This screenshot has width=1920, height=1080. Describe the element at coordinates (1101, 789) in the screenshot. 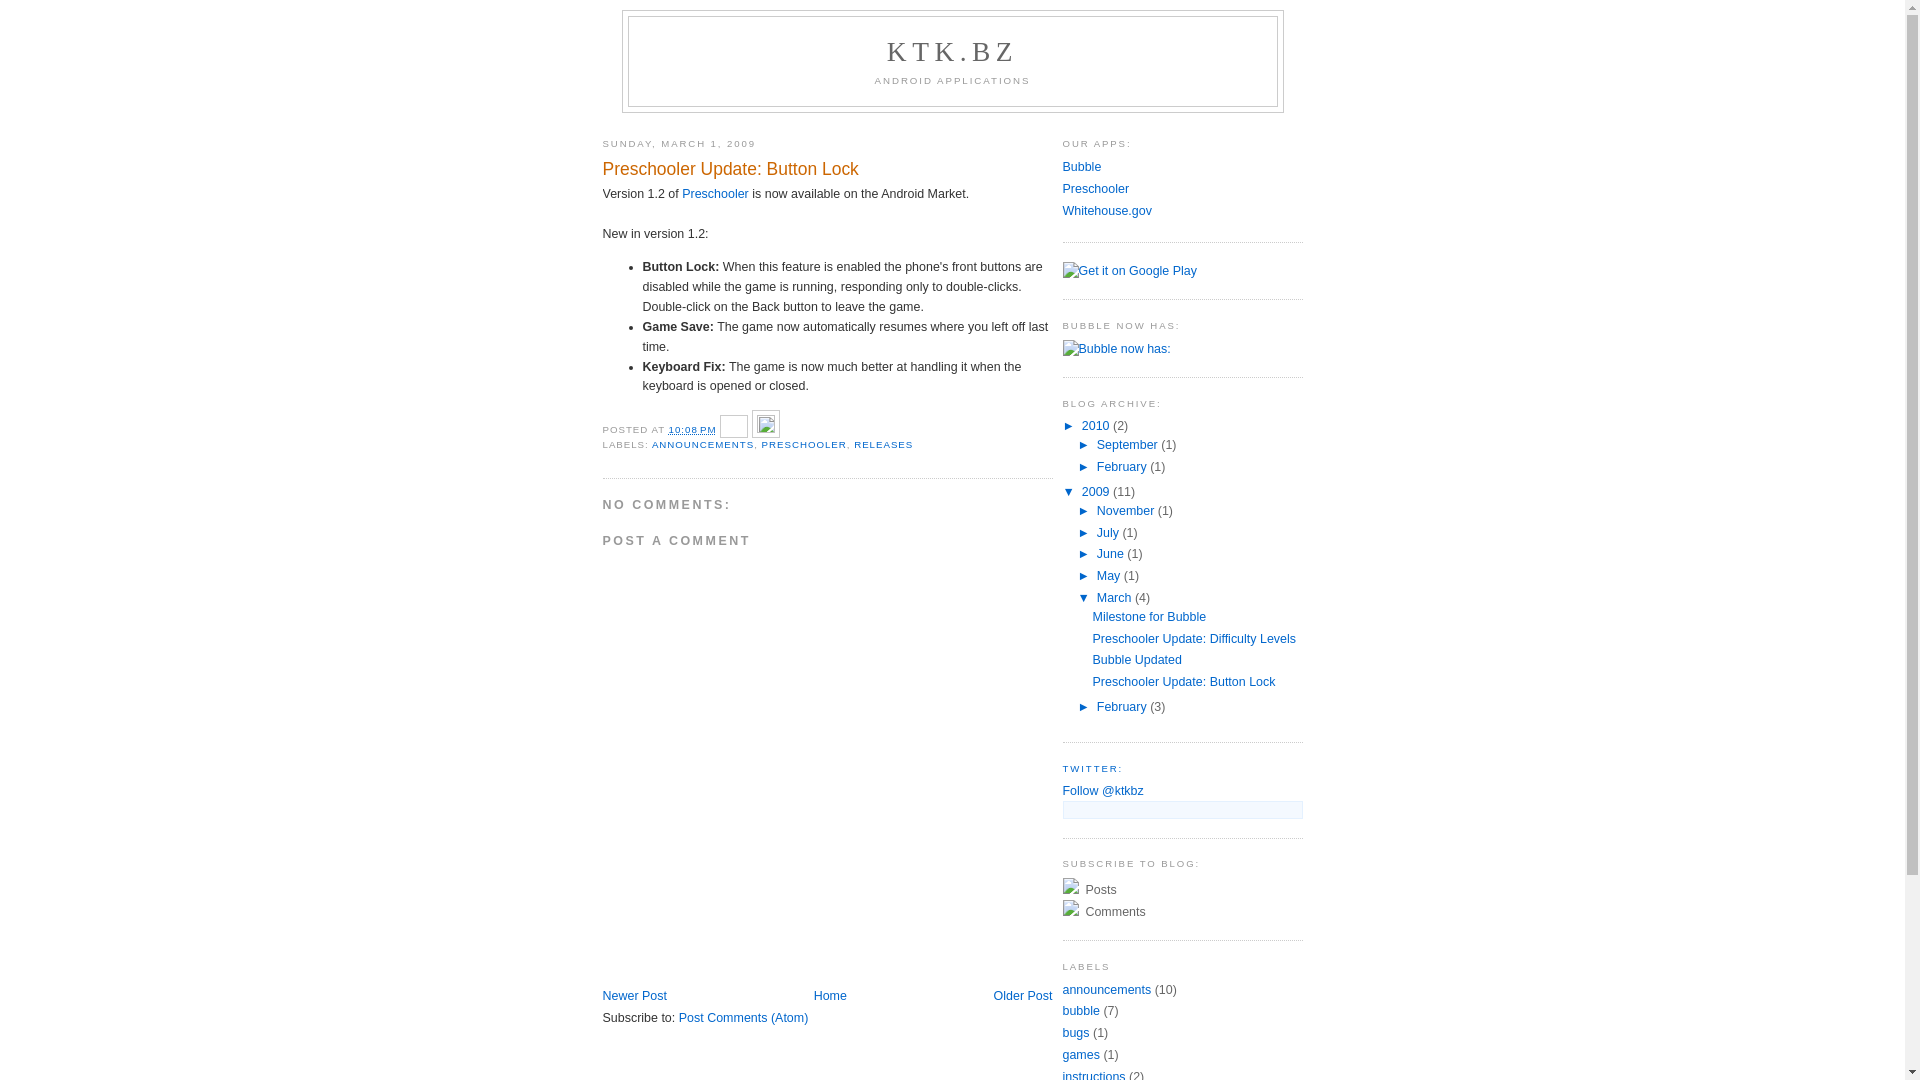

I see `'Follow @ktkbz'` at that location.